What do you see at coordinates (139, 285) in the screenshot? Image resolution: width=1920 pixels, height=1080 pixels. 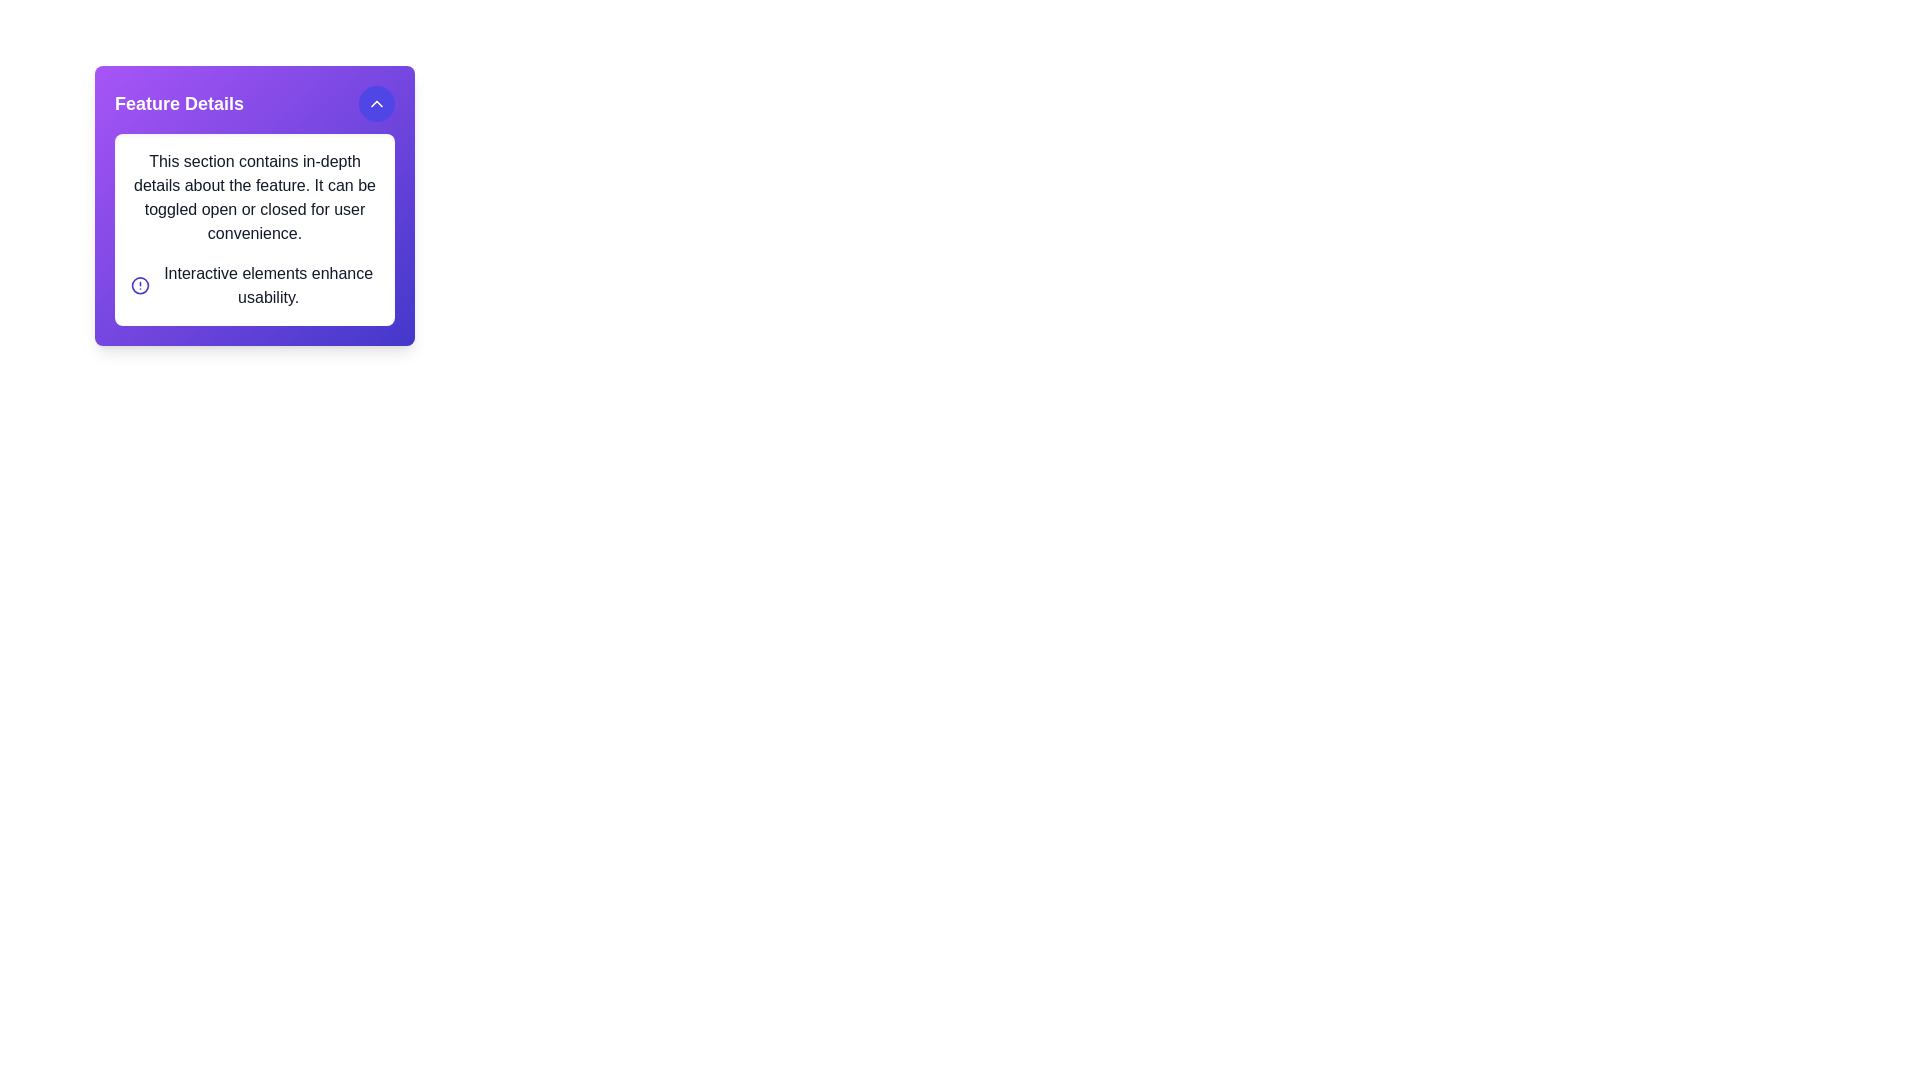 I see `the warning icon located to the left of the text 'Interactive elements enhance usability' beneath the 'Feature Details' section for information` at bounding box center [139, 285].